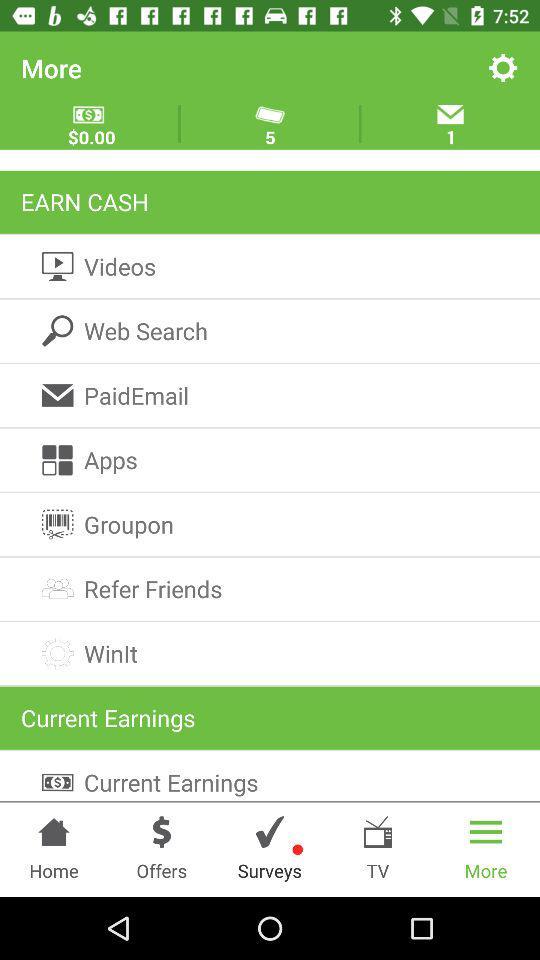  I want to click on the icon below the videos, so click(270, 331).